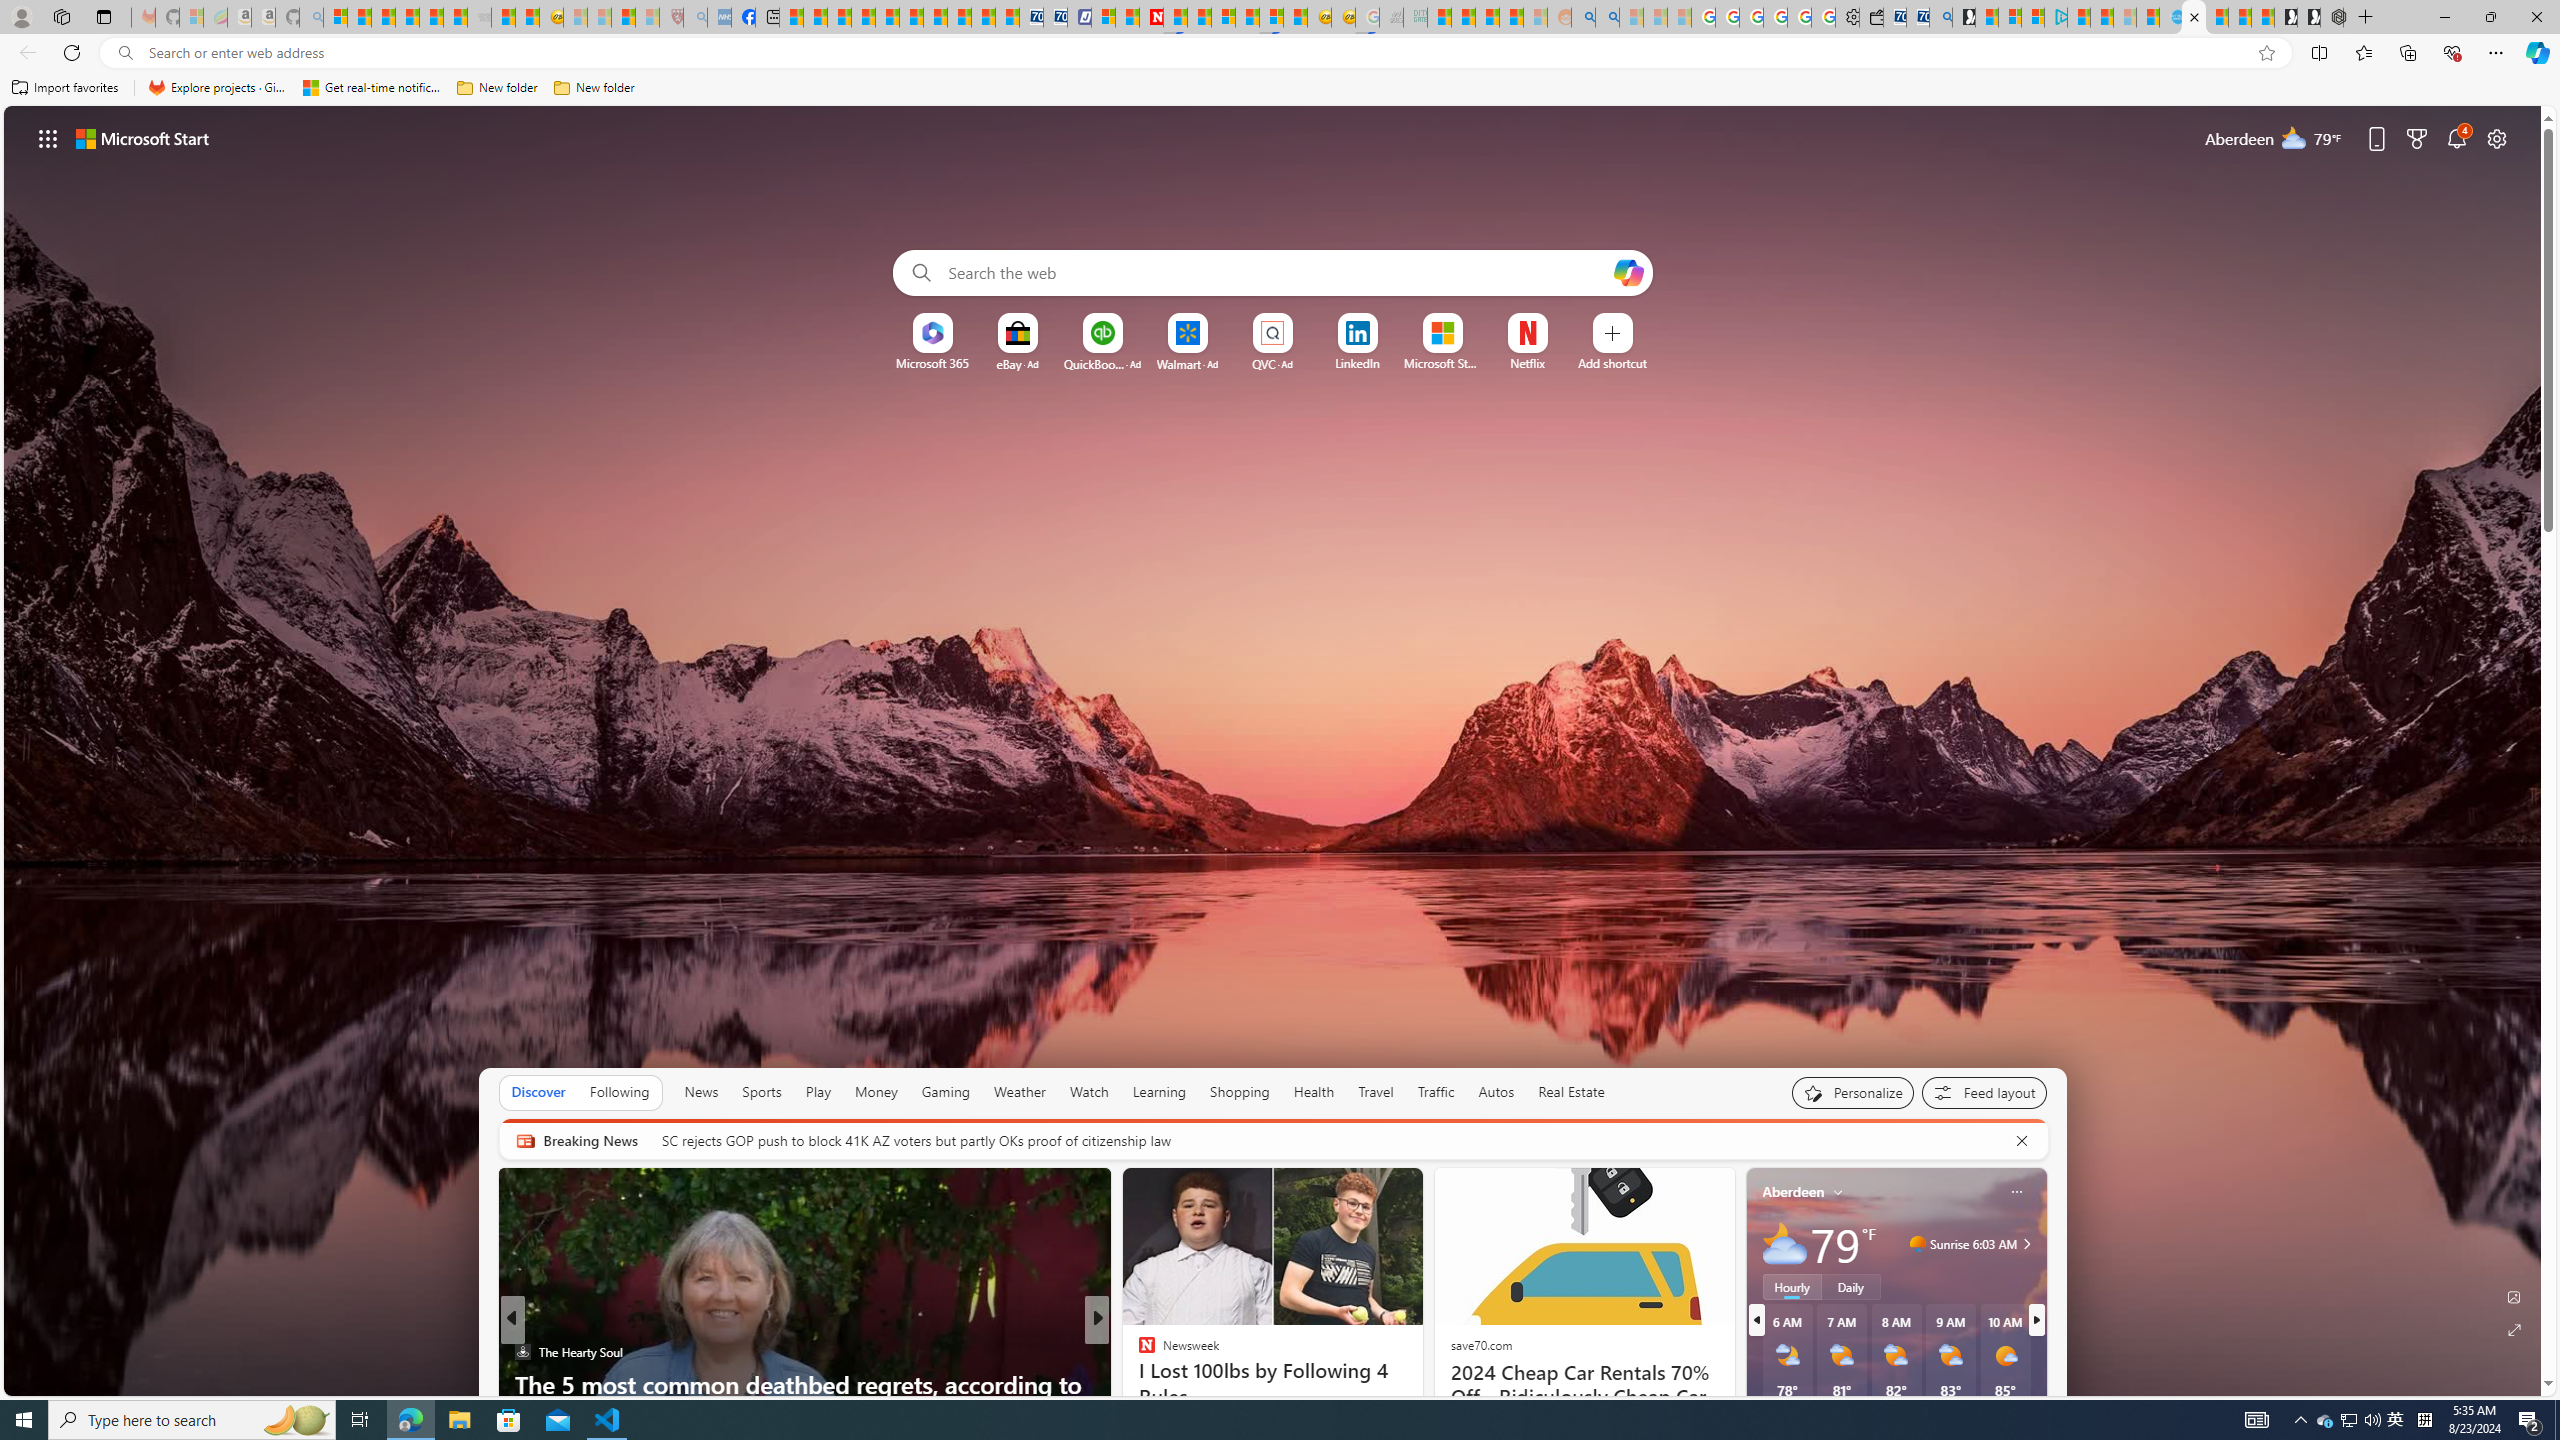 The width and height of the screenshot is (2560, 1440). I want to click on 'Search icon', so click(125, 53).